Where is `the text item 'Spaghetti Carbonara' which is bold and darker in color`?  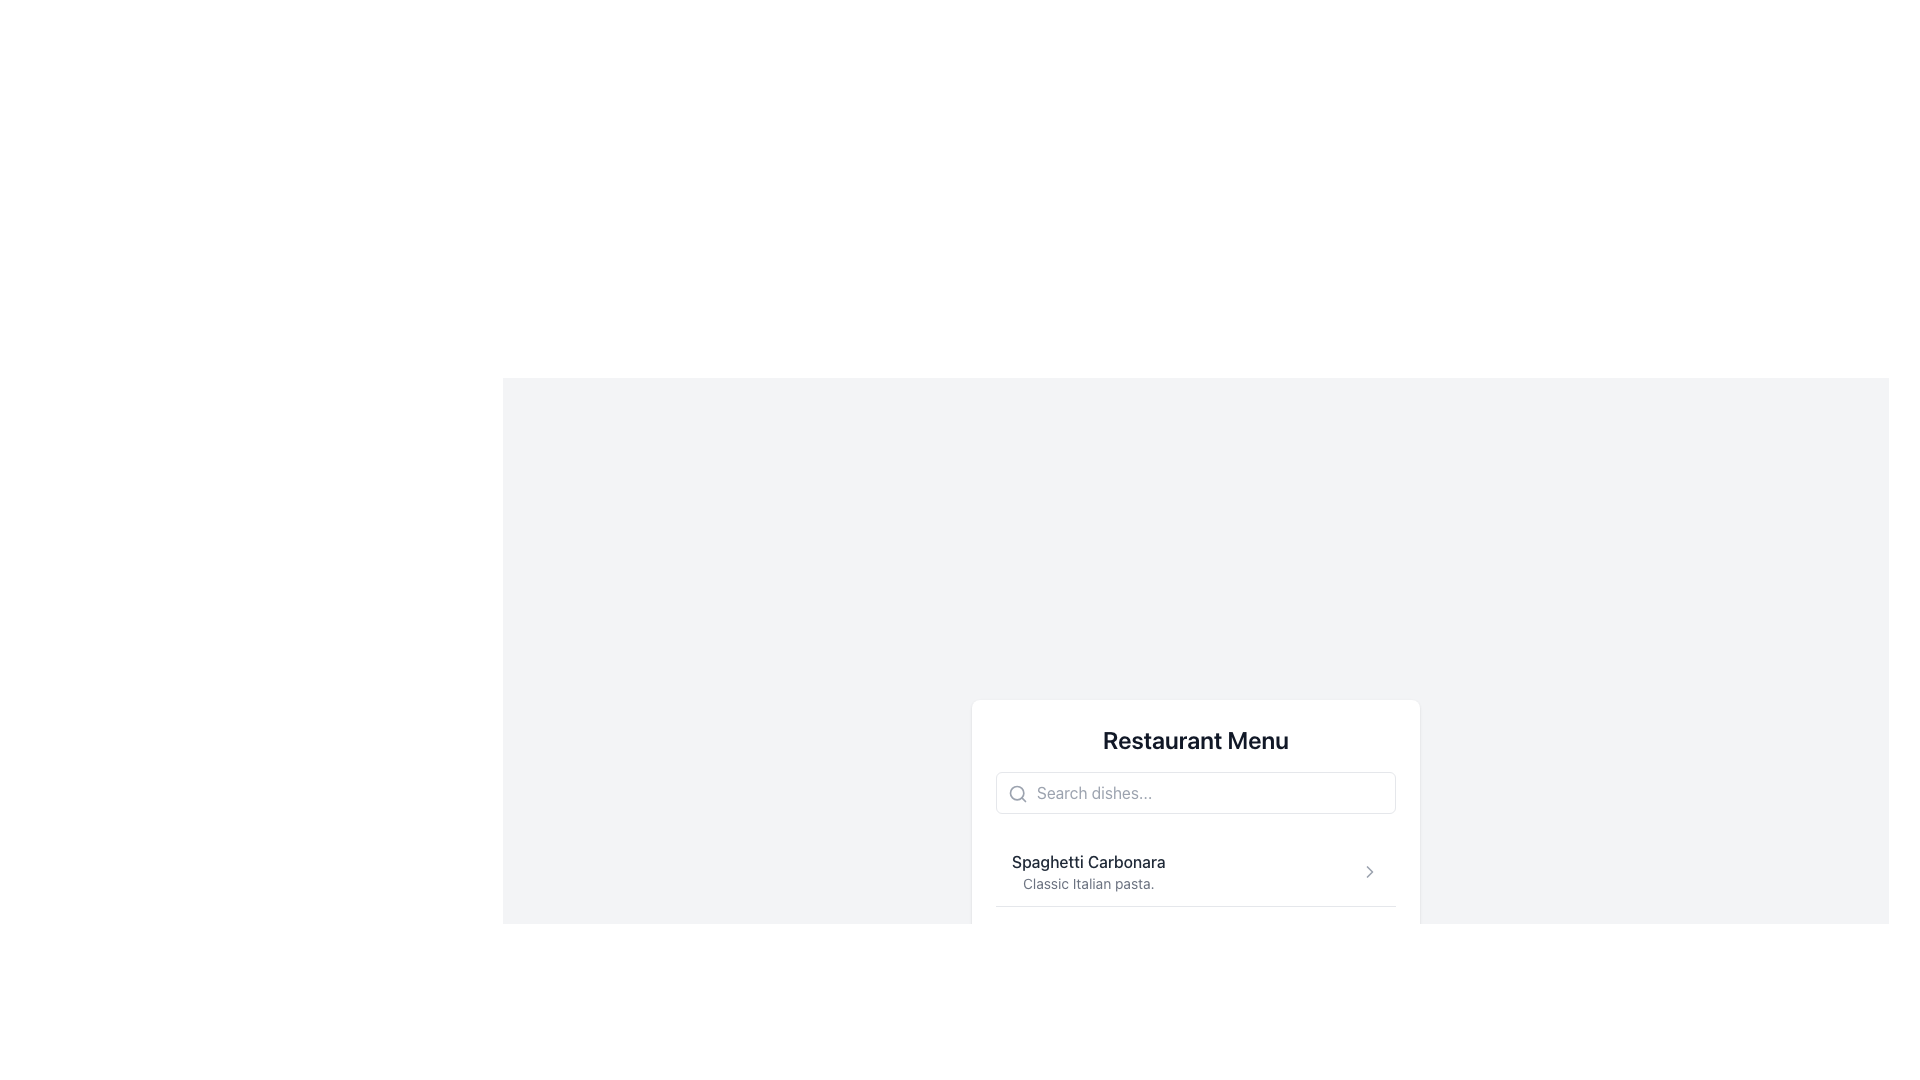 the text item 'Spaghetti Carbonara' which is bold and darker in color is located at coordinates (1087, 870).